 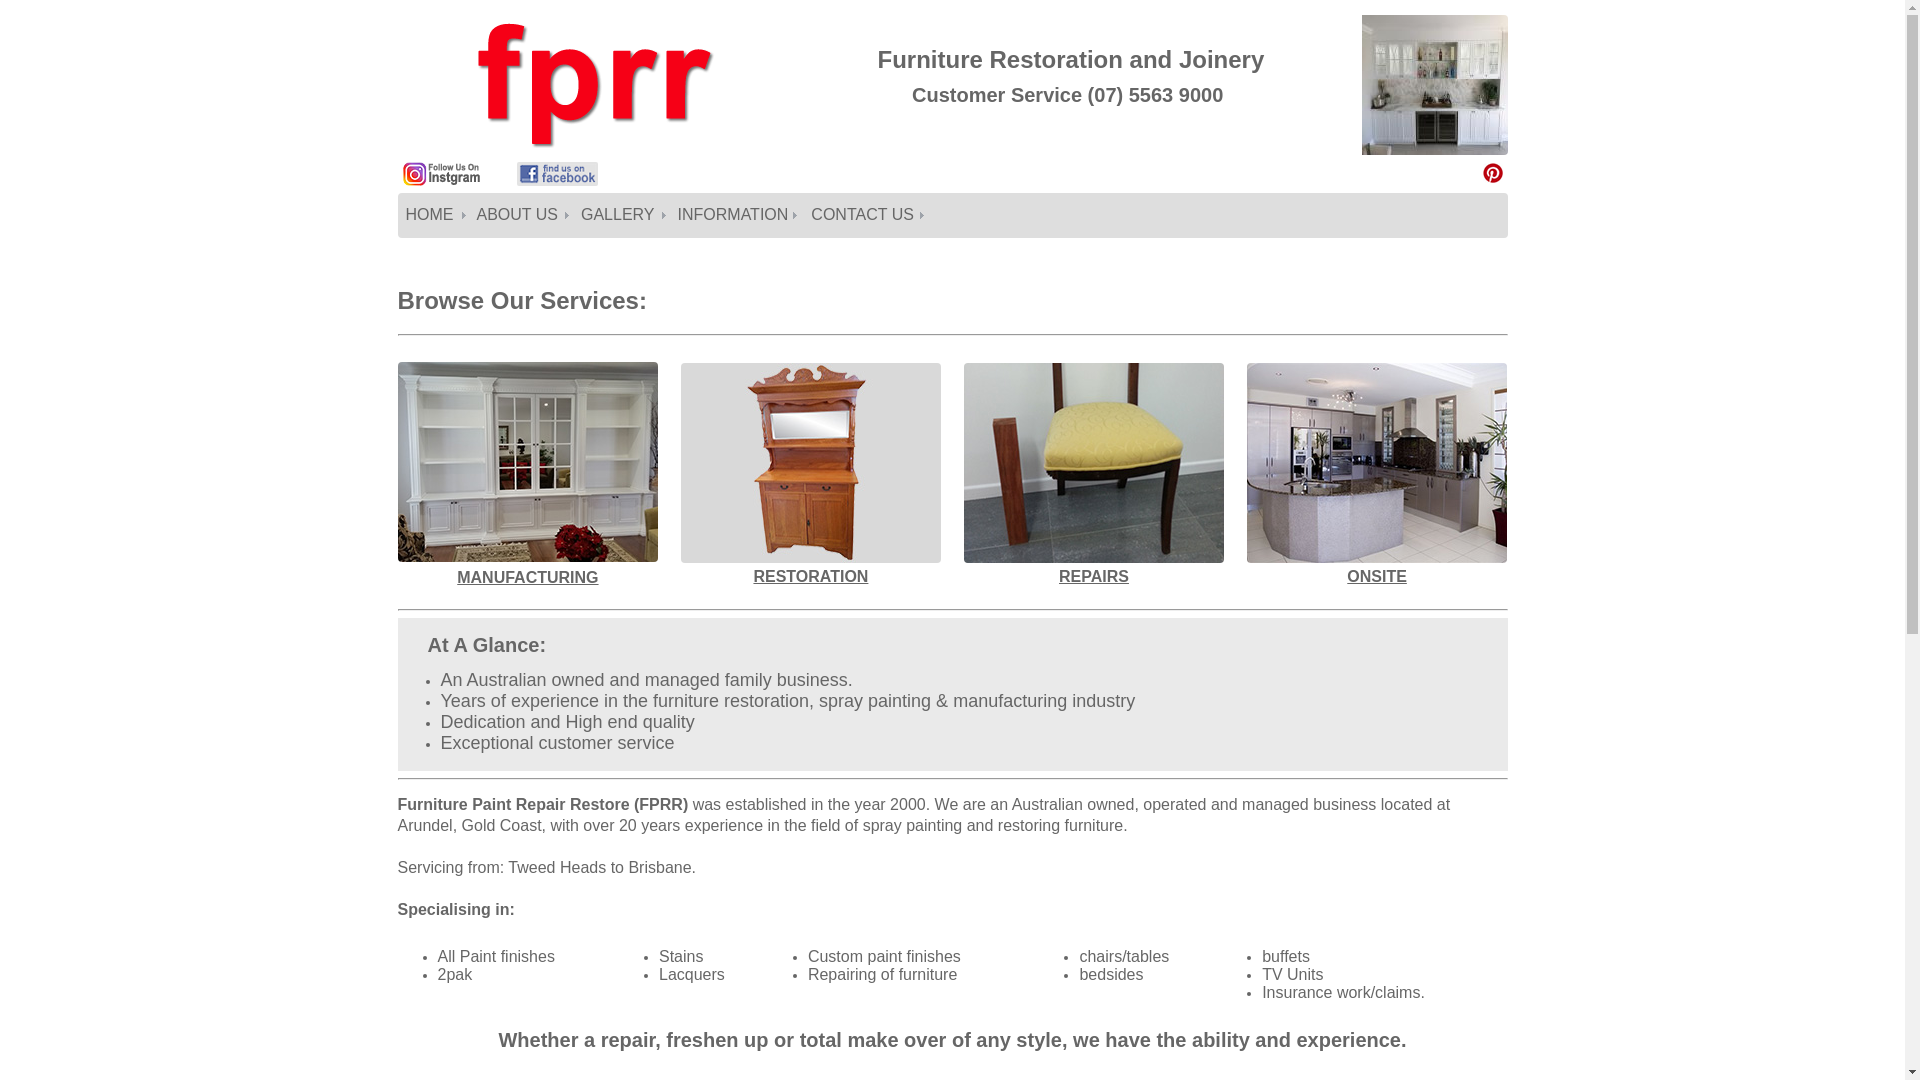 What do you see at coordinates (432, 215) in the screenshot?
I see `'HOME'` at bounding box center [432, 215].